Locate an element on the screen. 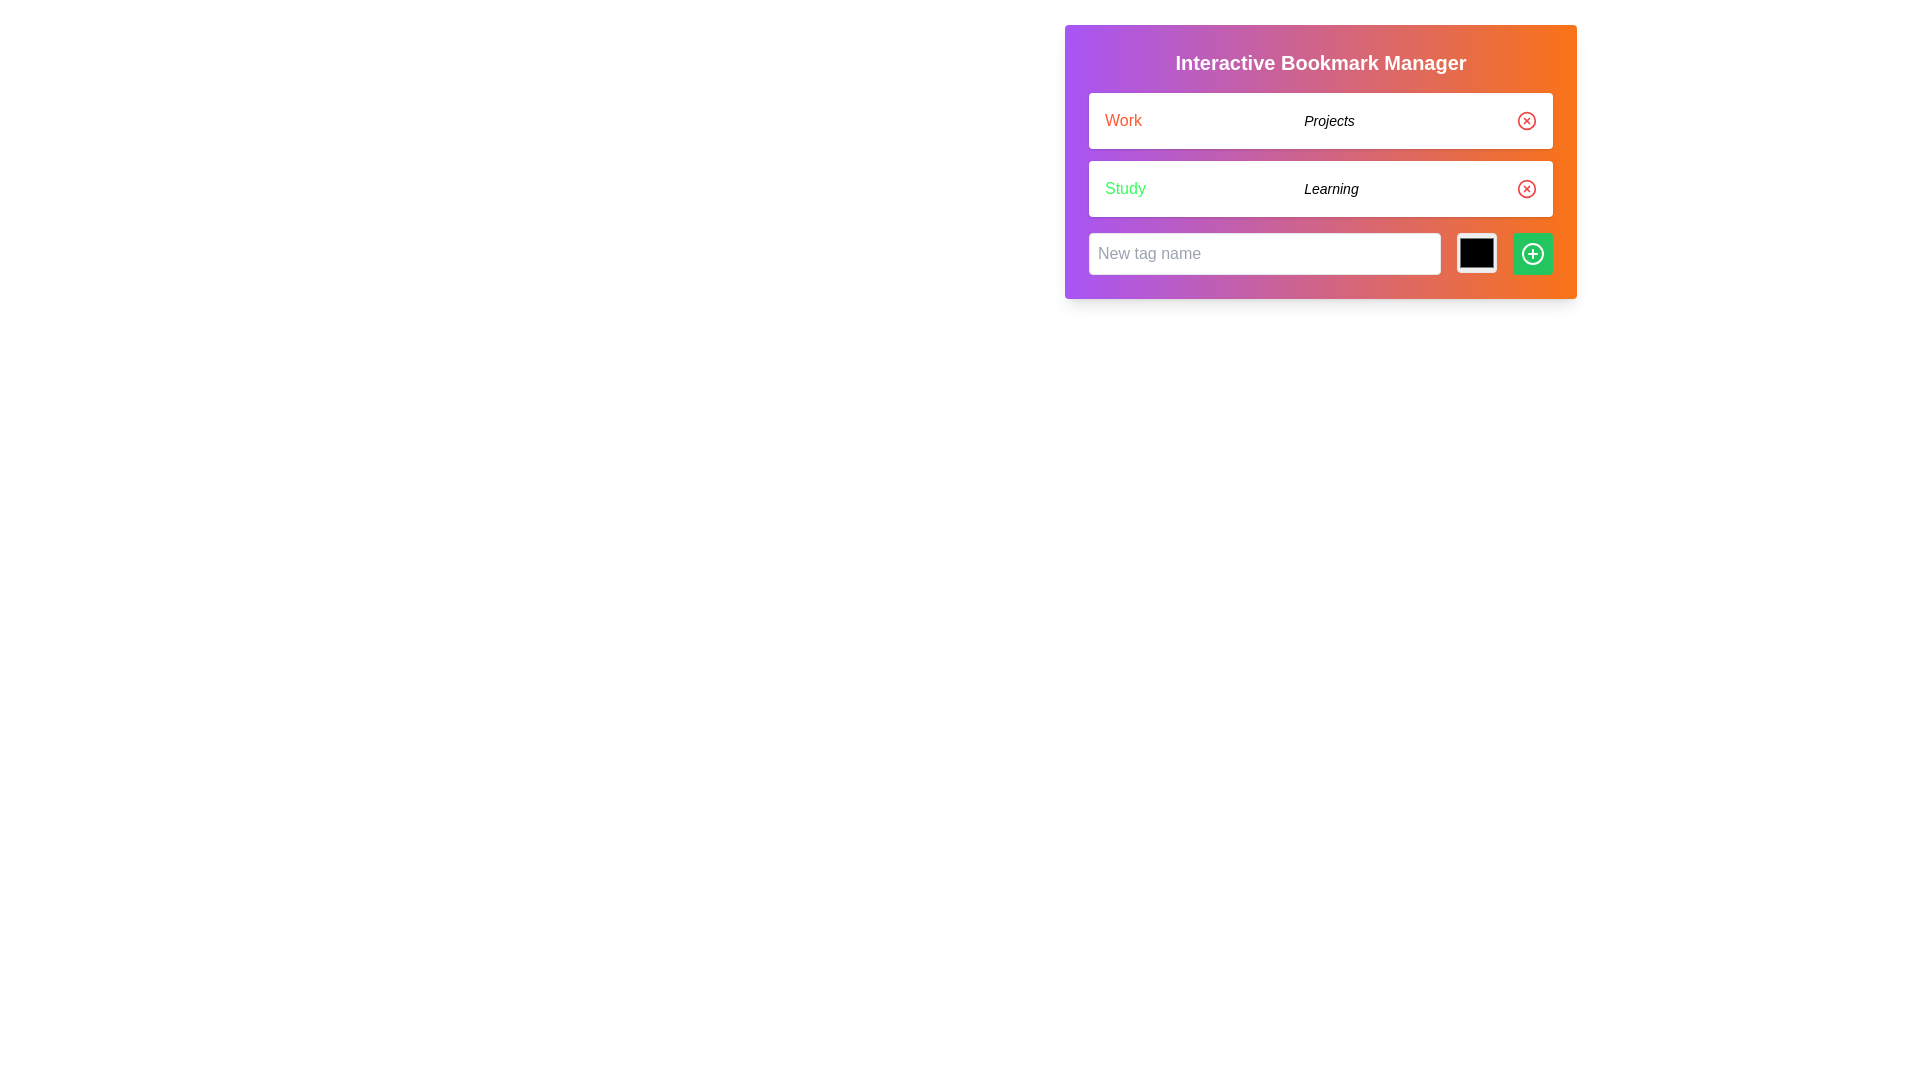 The width and height of the screenshot is (1920, 1080). the circular graphic element (10-pixel radius) with no fill color and a stroke outline, located within the 'Study' tag row of the SVG as an 'x-circle' icon is located at coordinates (1525, 119).